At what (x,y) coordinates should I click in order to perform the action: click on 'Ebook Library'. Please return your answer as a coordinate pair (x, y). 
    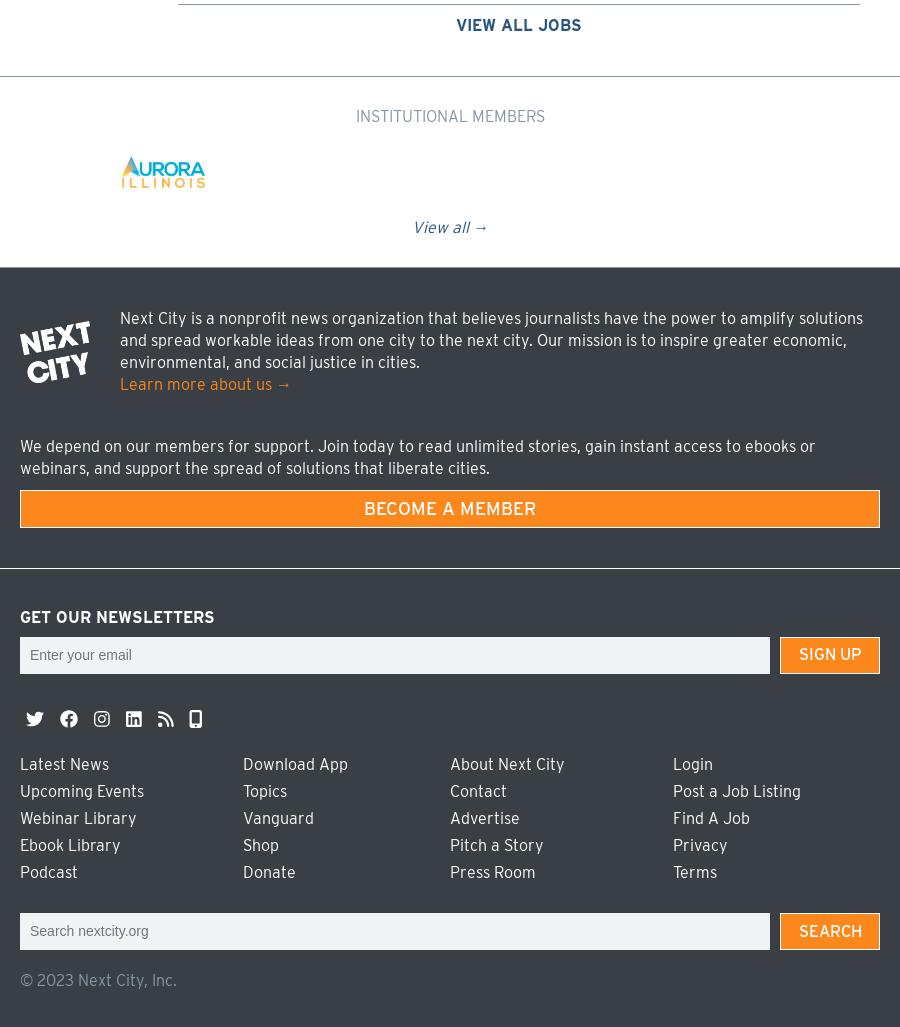
    Looking at the image, I should click on (18, 845).